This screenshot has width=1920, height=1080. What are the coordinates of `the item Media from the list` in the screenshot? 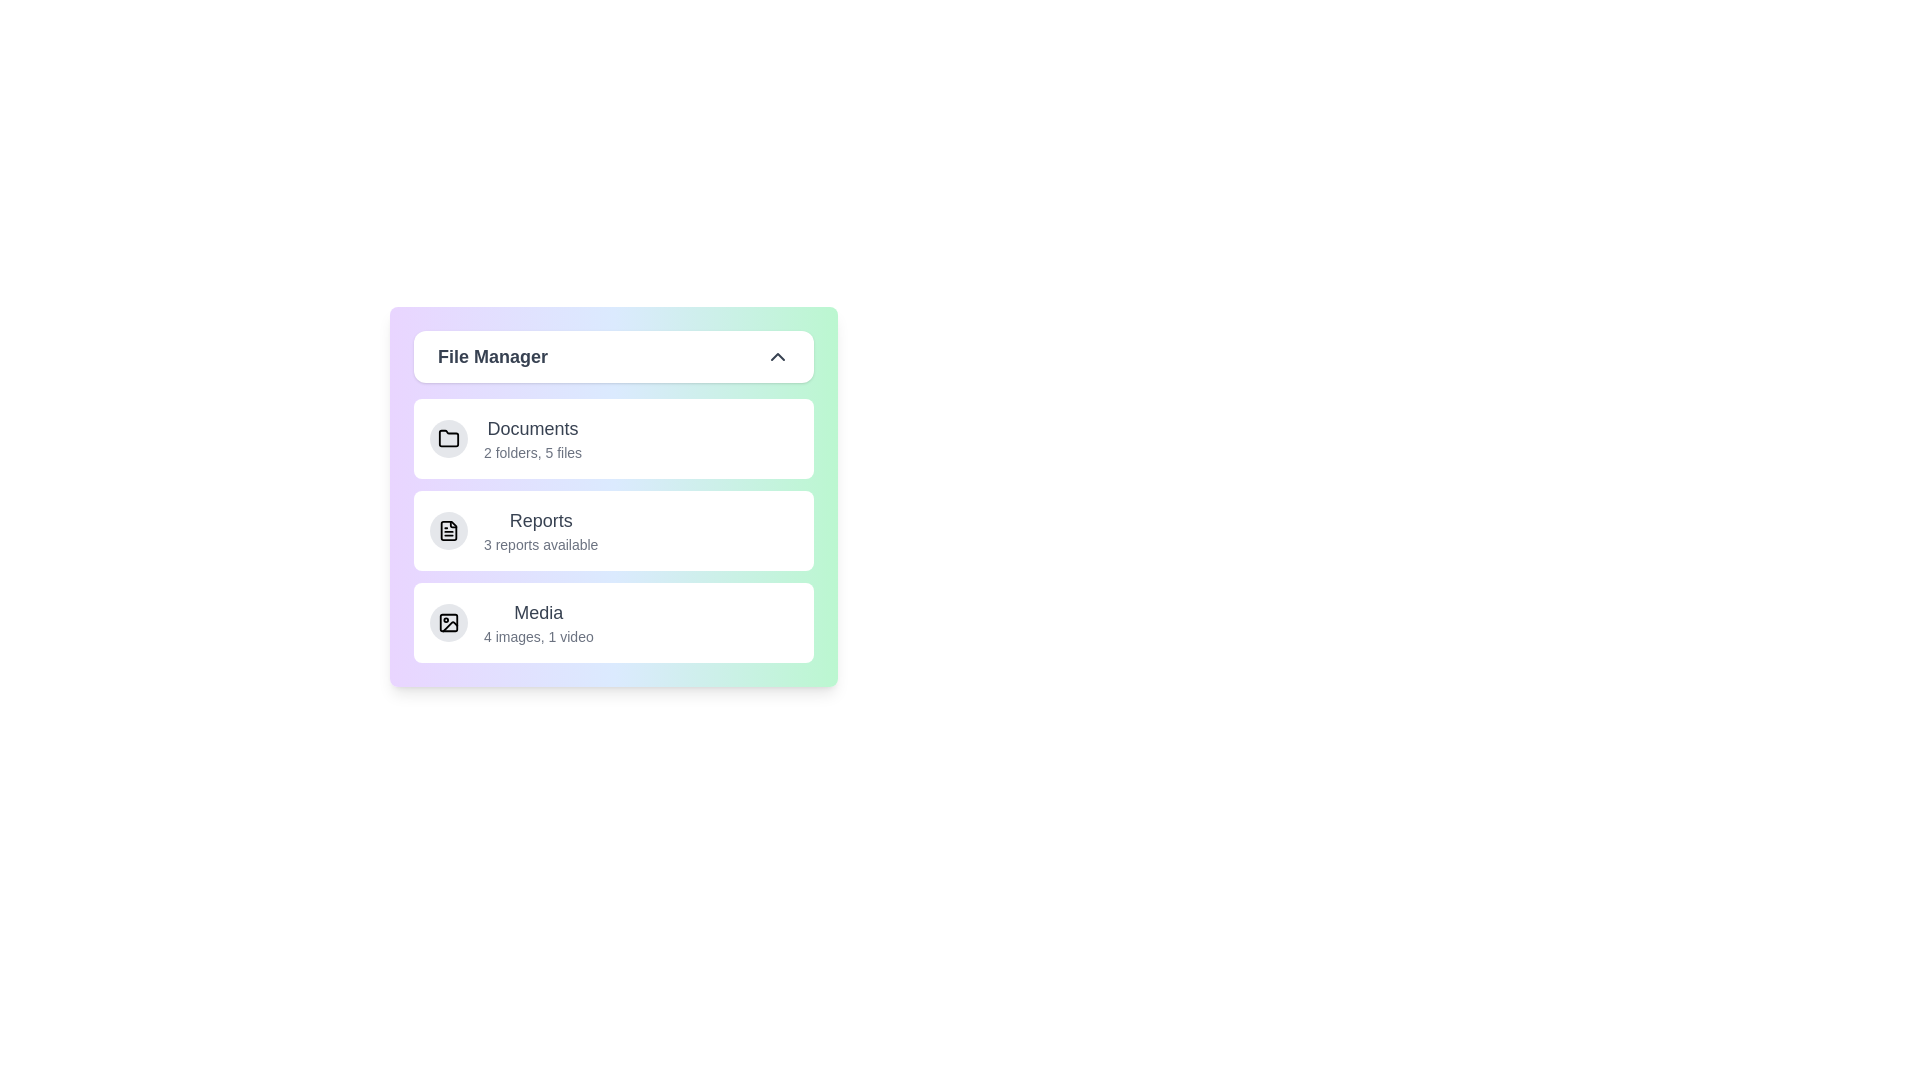 It's located at (613, 622).